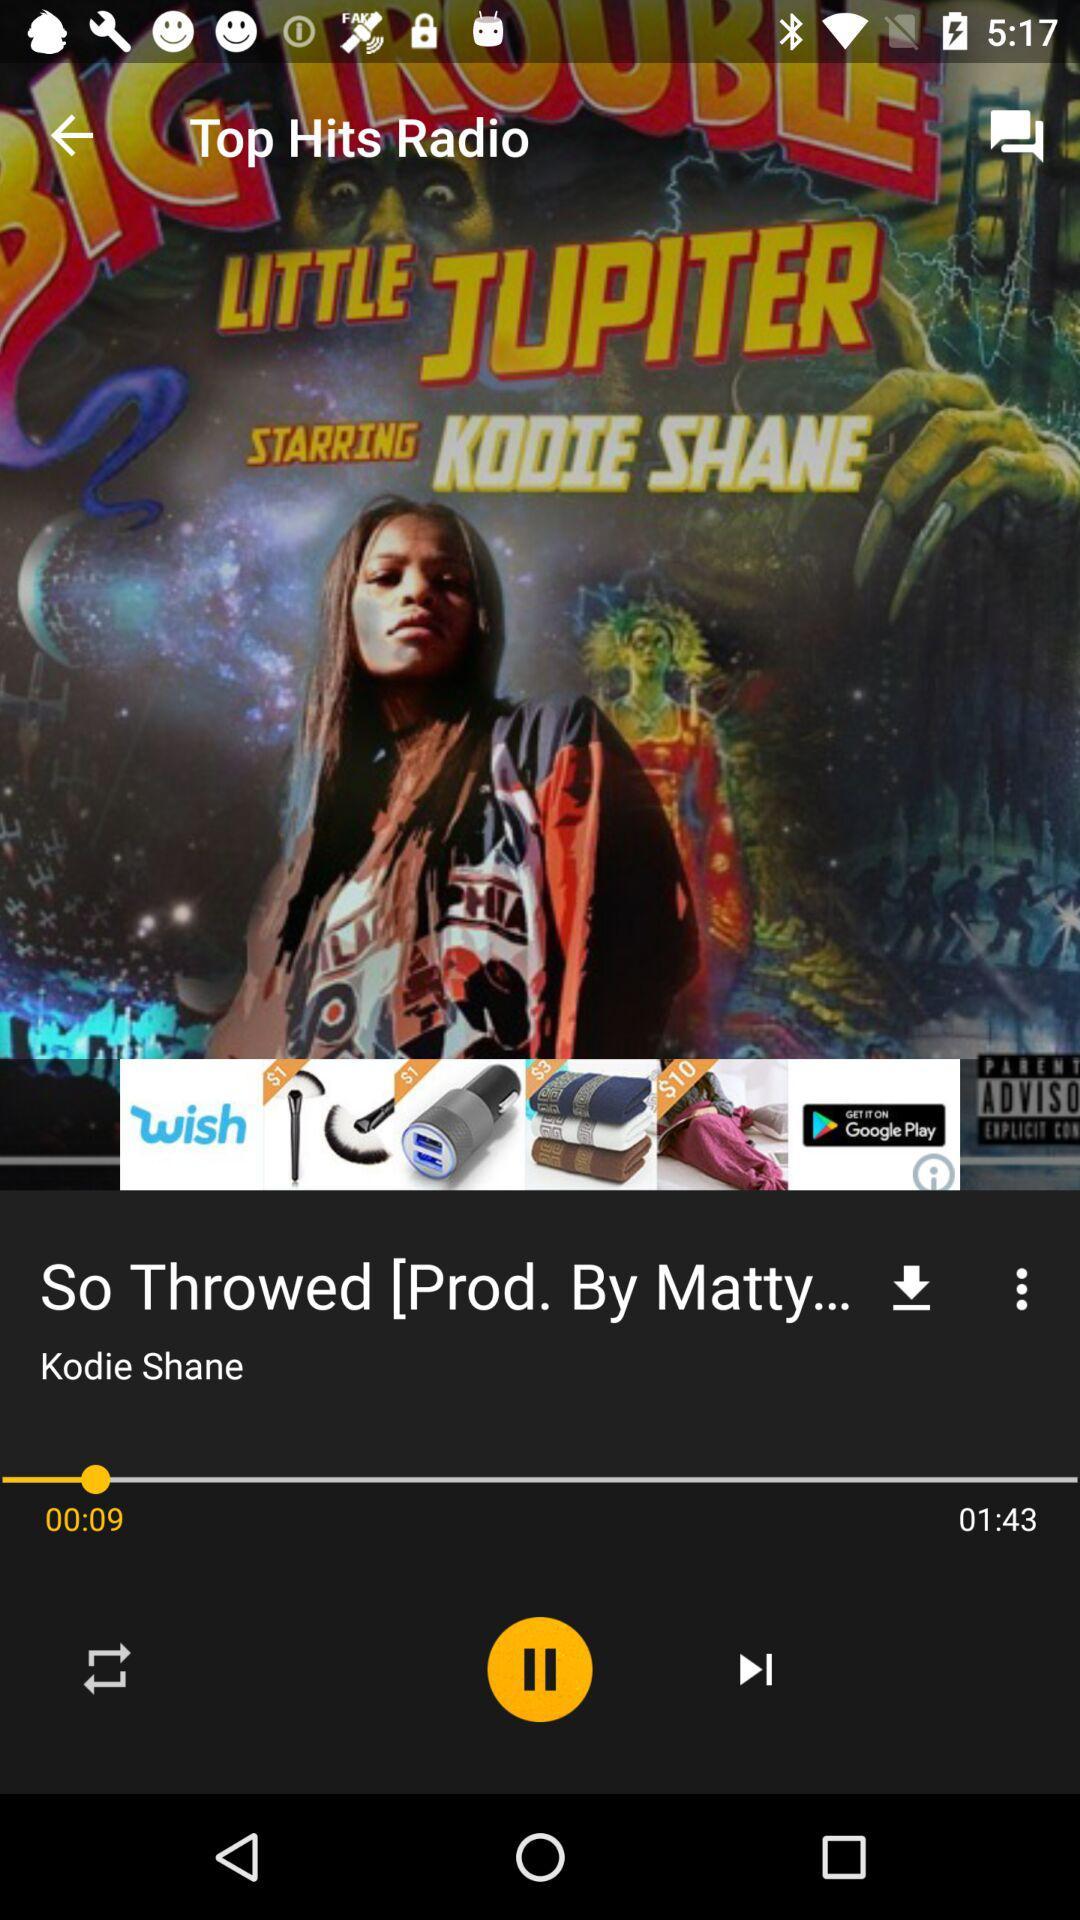 This screenshot has height=1920, width=1080. What do you see at coordinates (72, 135) in the screenshot?
I see `the icon to the left of the top hits radio item` at bounding box center [72, 135].